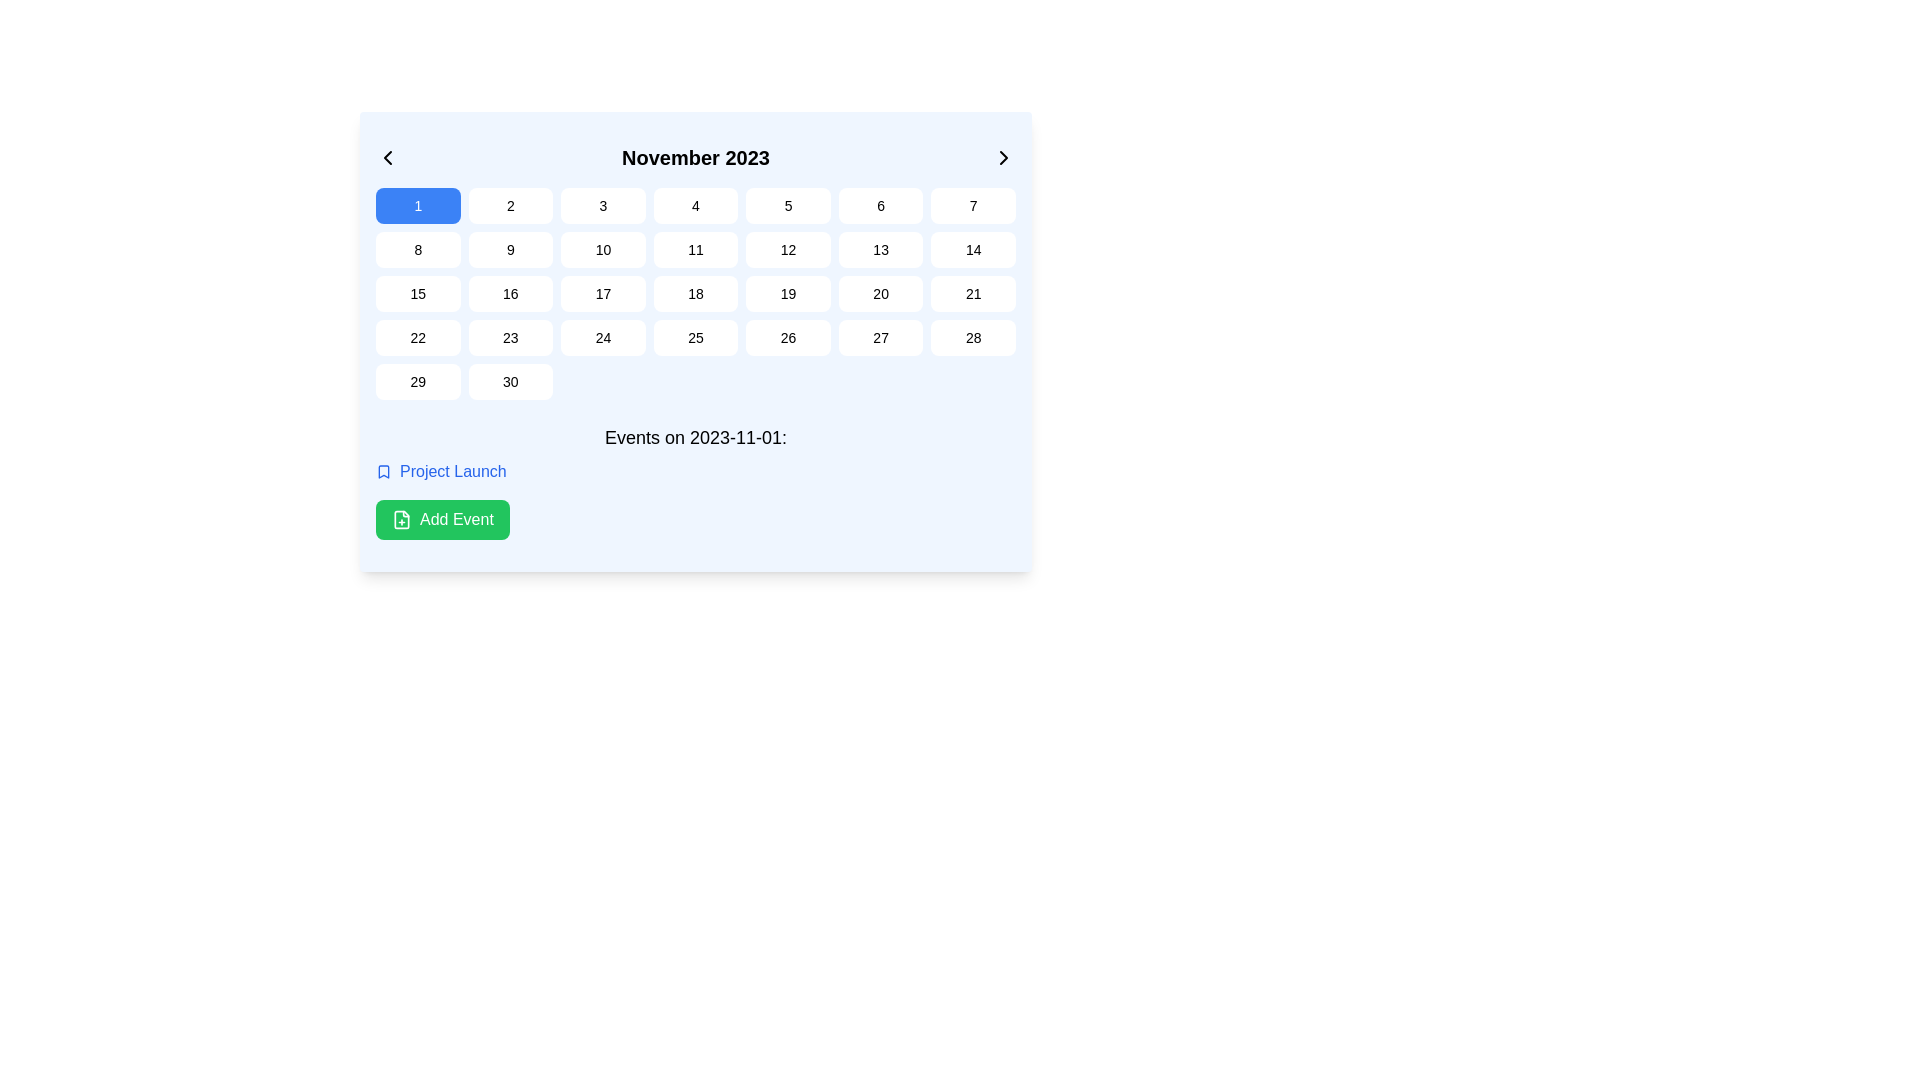 The image size is (1920, 1080). I want to click on the button styled as a white rectangular box with rounded corners containing the black text '23', so click(510, 337).